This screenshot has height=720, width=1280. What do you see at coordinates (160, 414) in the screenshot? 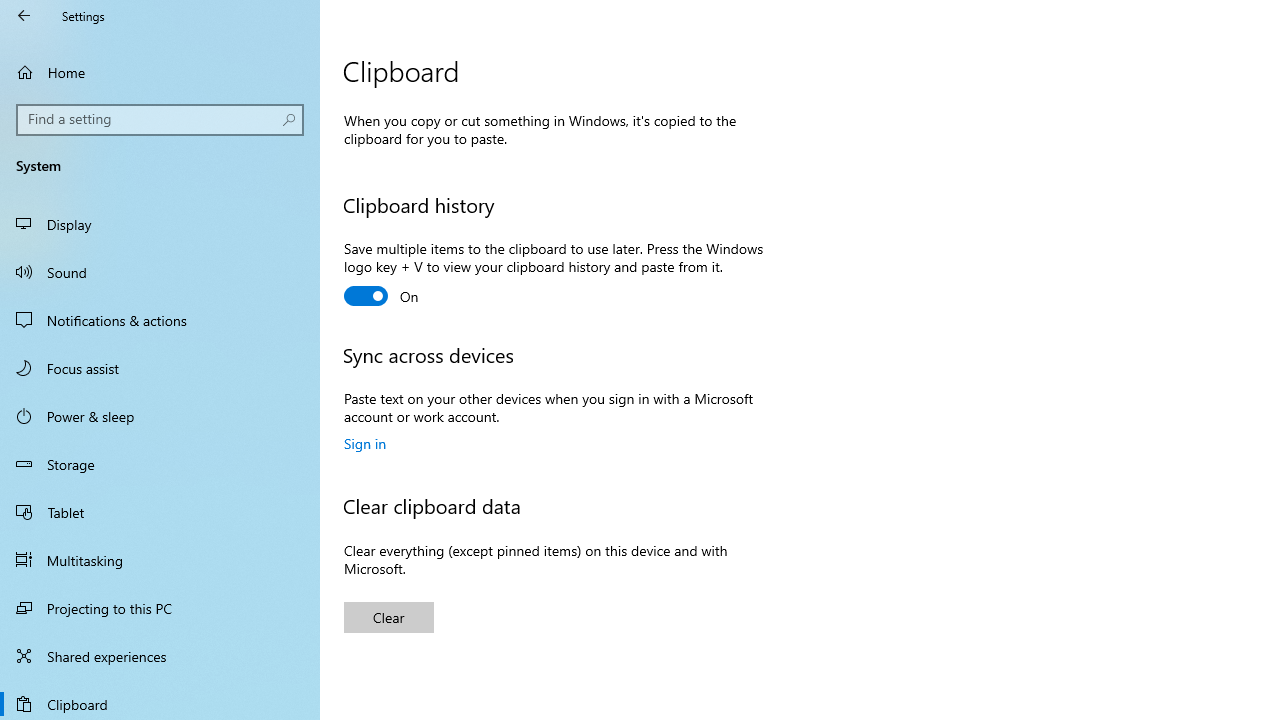
I see `'Power & sleep'` at bounding box center [160, 414].